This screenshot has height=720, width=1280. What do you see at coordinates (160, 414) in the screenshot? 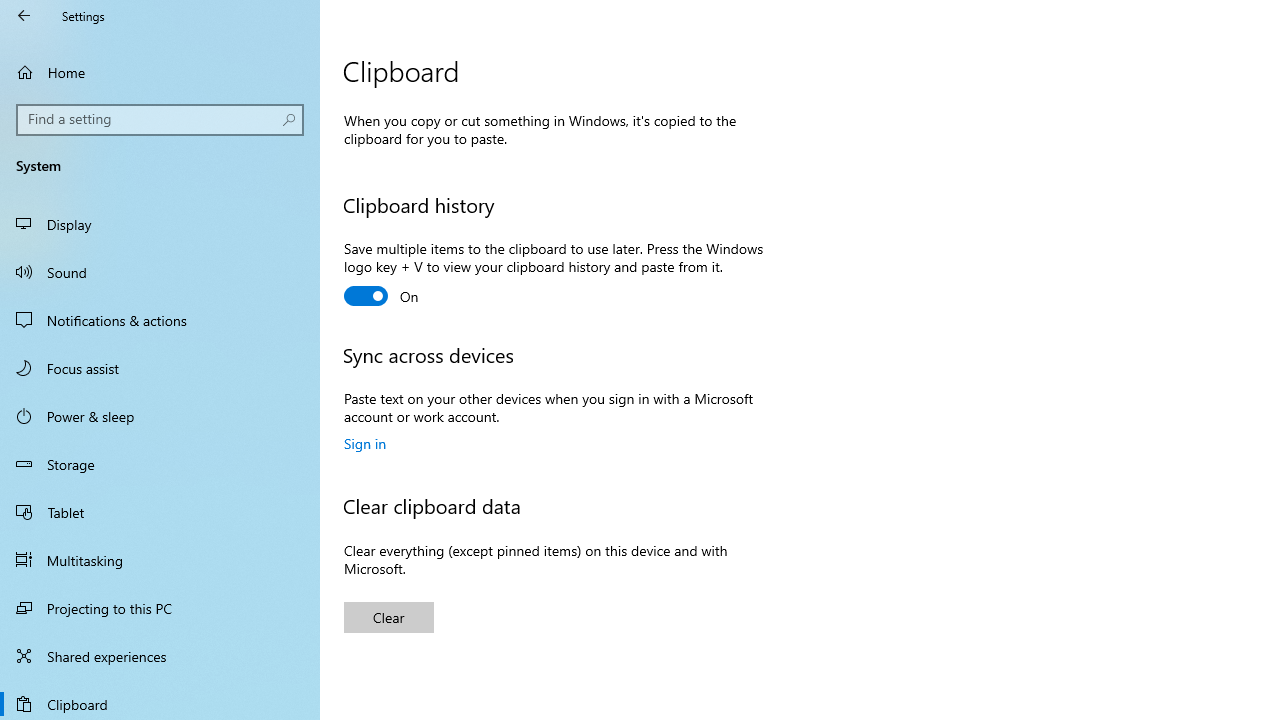
I see `'Power & sleep'` at bounding box center [160, 414].